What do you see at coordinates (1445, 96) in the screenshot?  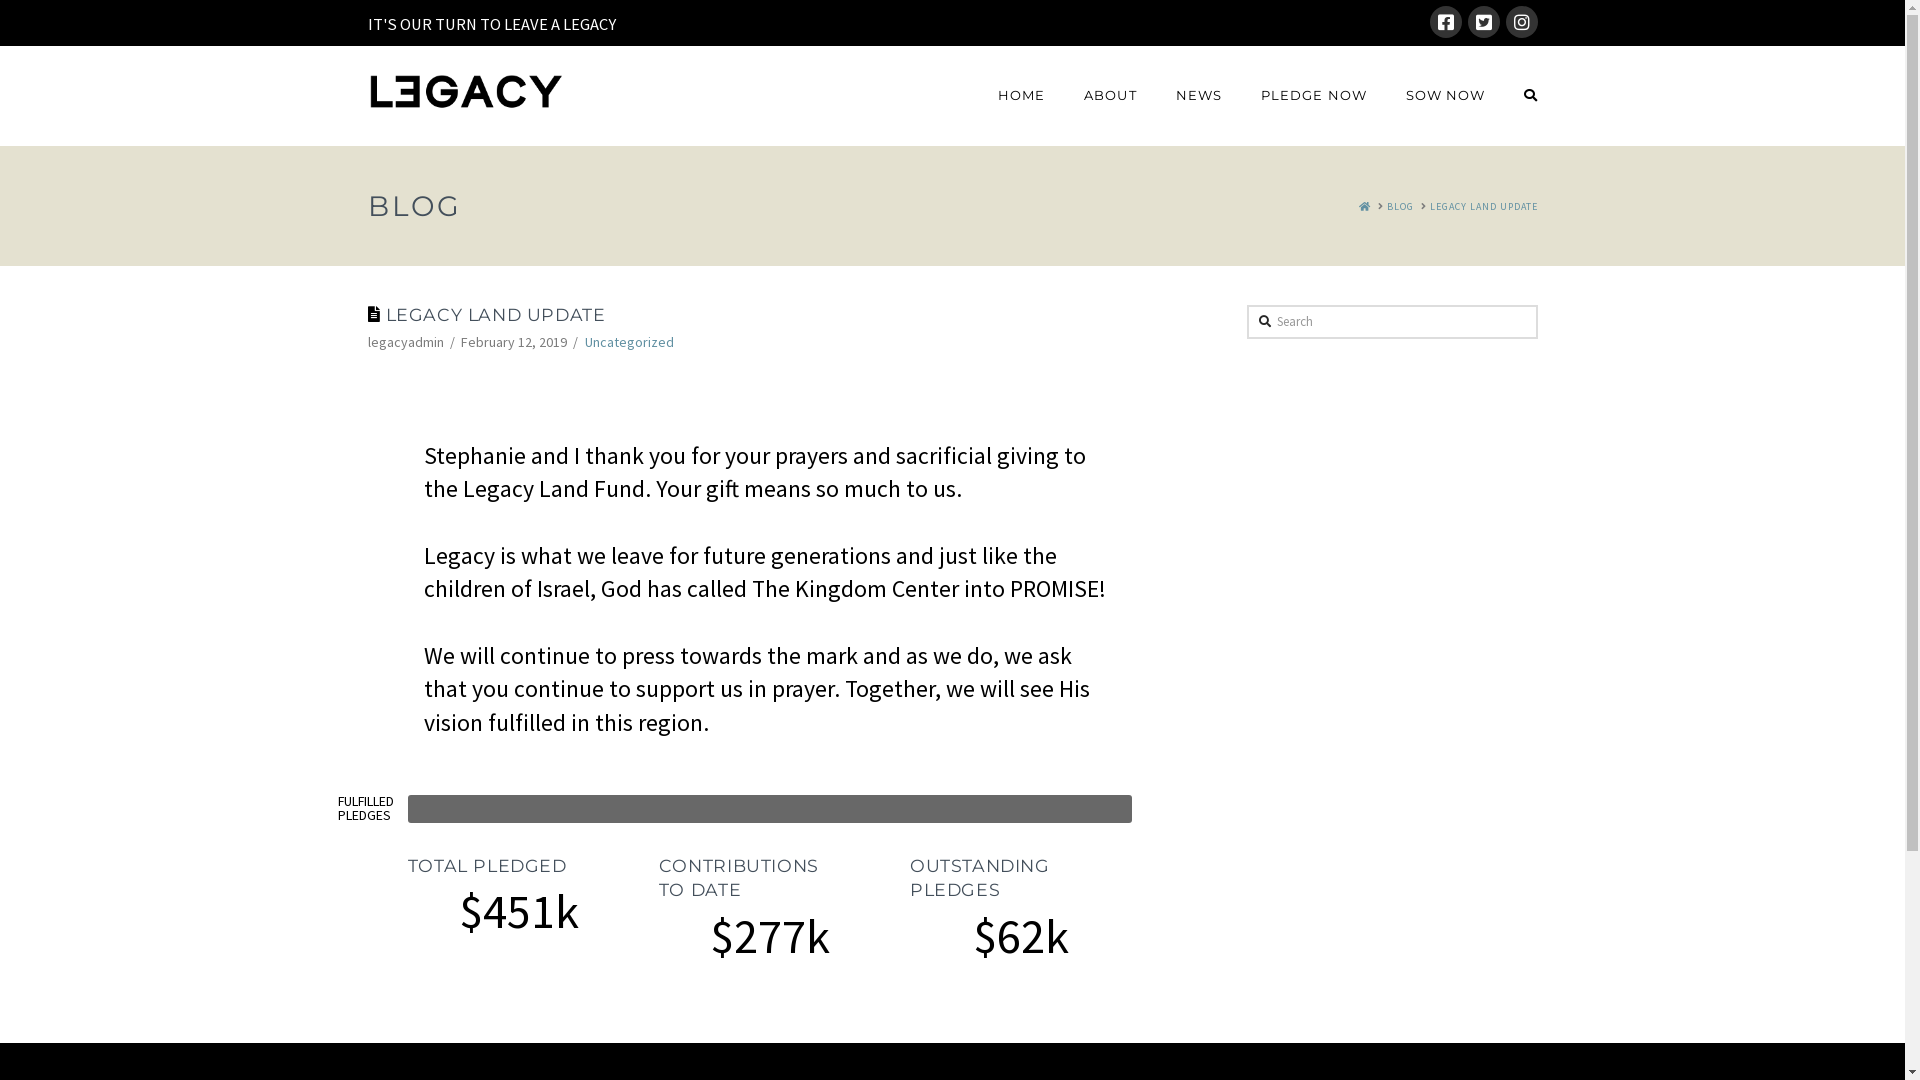 I see `'SOW NOW'` at bounding box center [1445, 96].